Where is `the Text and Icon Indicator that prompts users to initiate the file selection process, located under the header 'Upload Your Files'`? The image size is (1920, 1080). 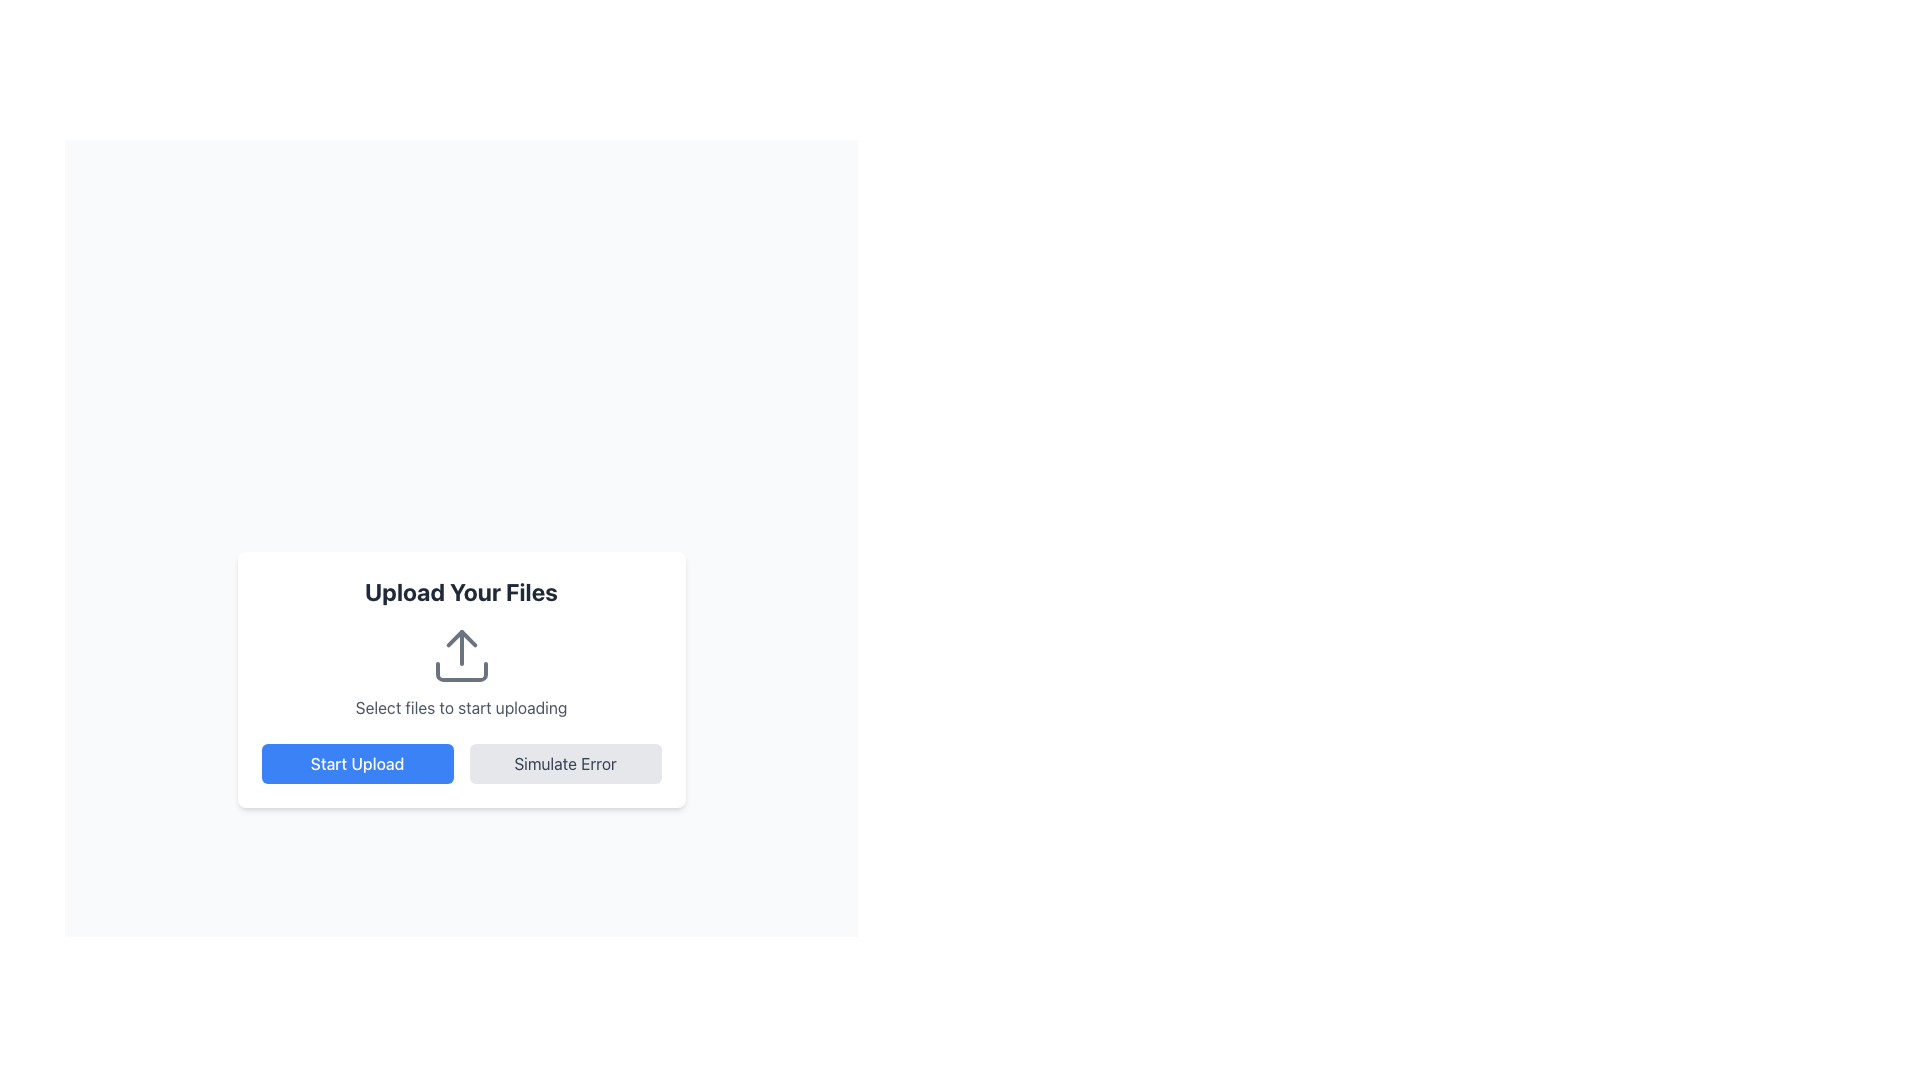
the Text and Icon Indicator that prompts users to initiate the file selection process, located under the header 'Upload Your Files' is located at coordinates (460, 671).